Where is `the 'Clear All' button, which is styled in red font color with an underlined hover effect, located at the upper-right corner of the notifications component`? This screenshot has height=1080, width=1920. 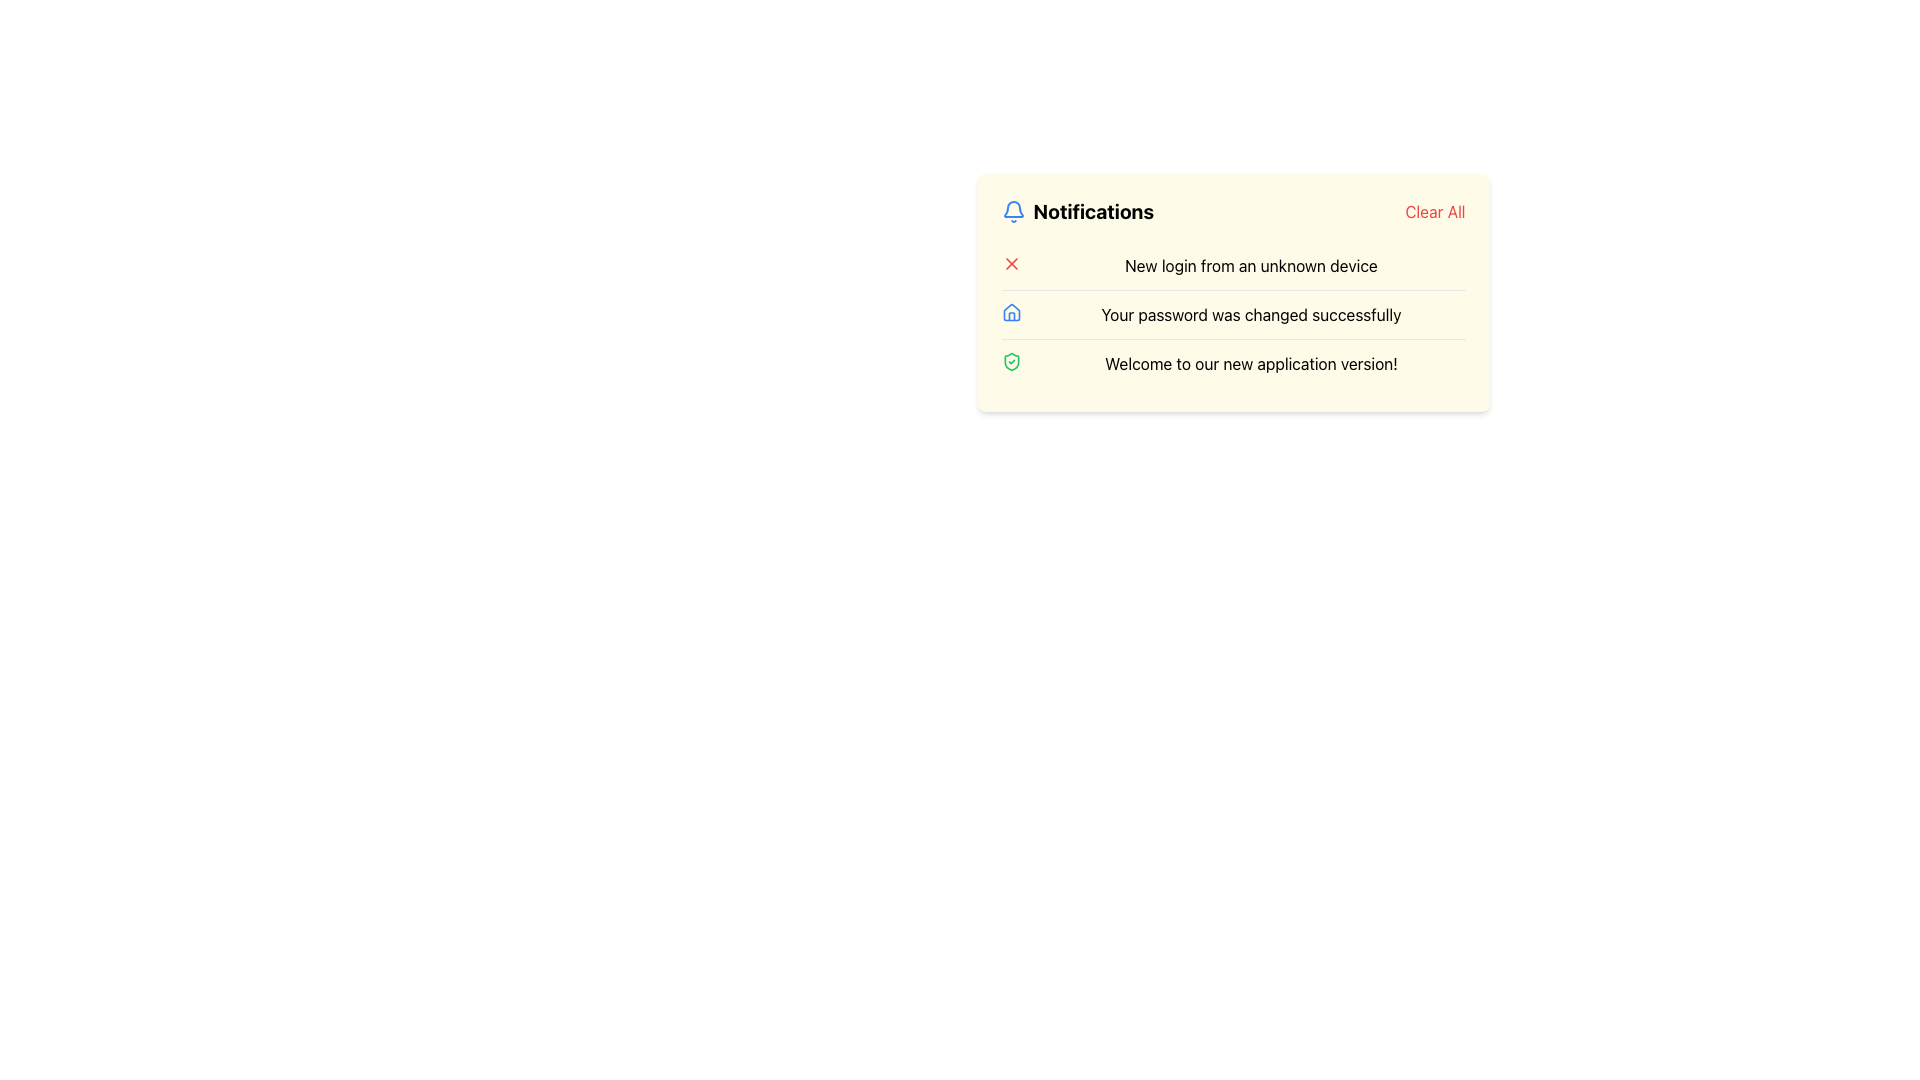 the 'Clear All' button, which is styled in red font color with an underlined hover effect, located at the upper-right corner of the notifications component is located at coordinates (1434, 212).